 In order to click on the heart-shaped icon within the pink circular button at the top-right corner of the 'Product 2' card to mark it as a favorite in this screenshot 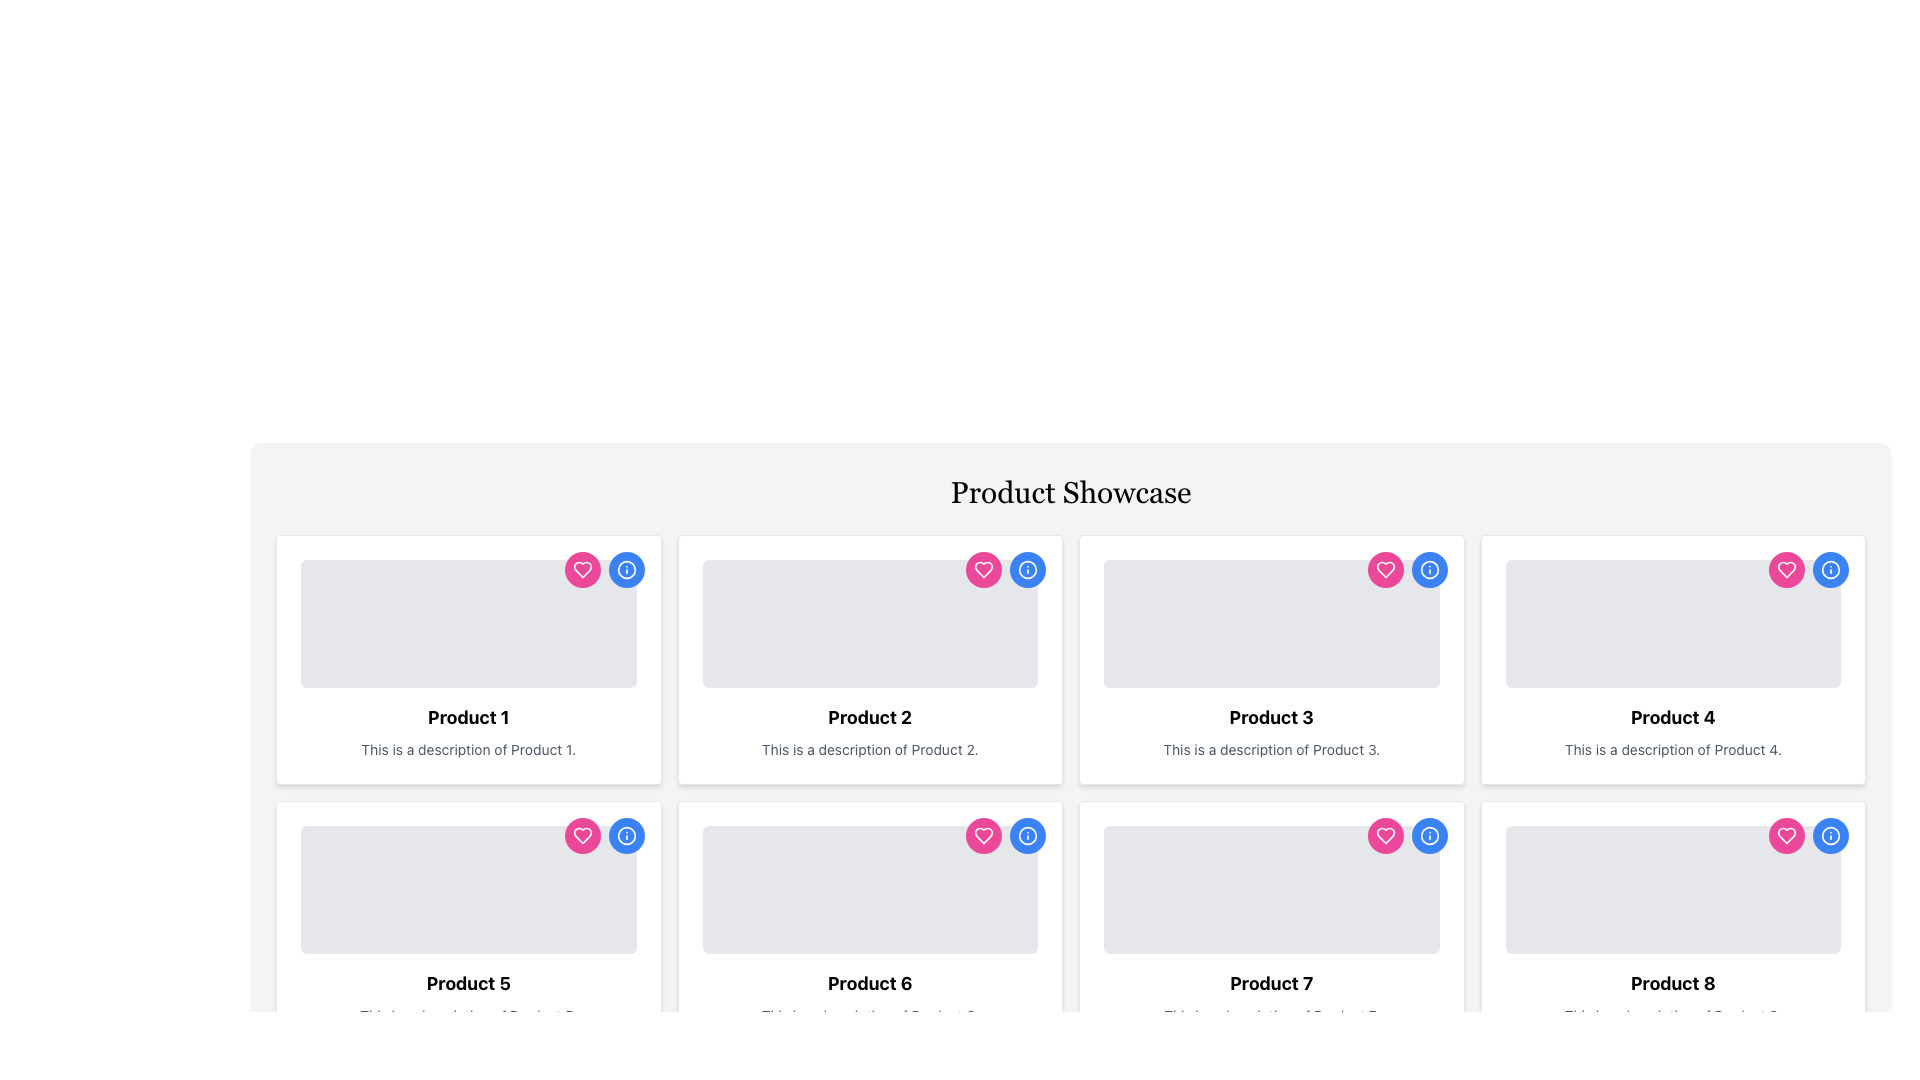, I will do `click(983, 836)`.